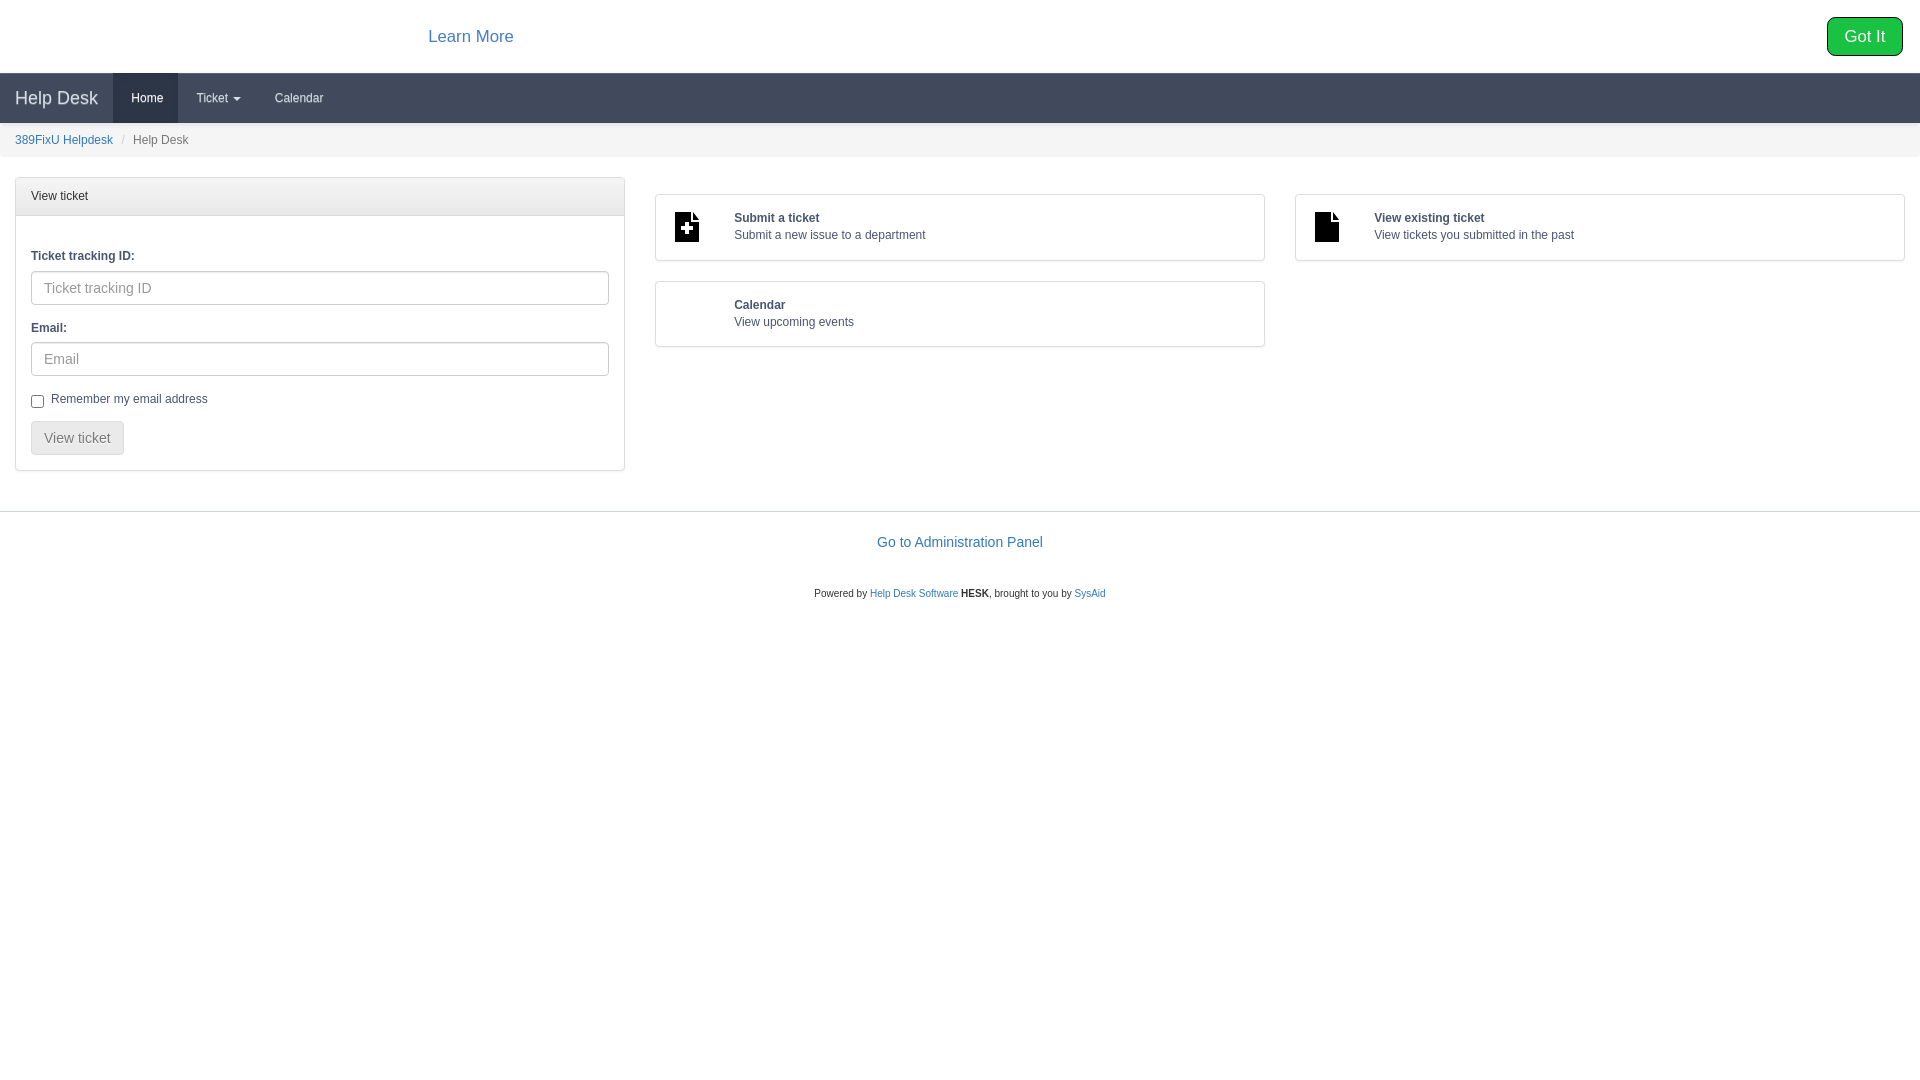  What do you see at coordinates (14, 138) in the screenshot?
I see `'389FixU Helpdesk'` at bounding box center [14, 138].